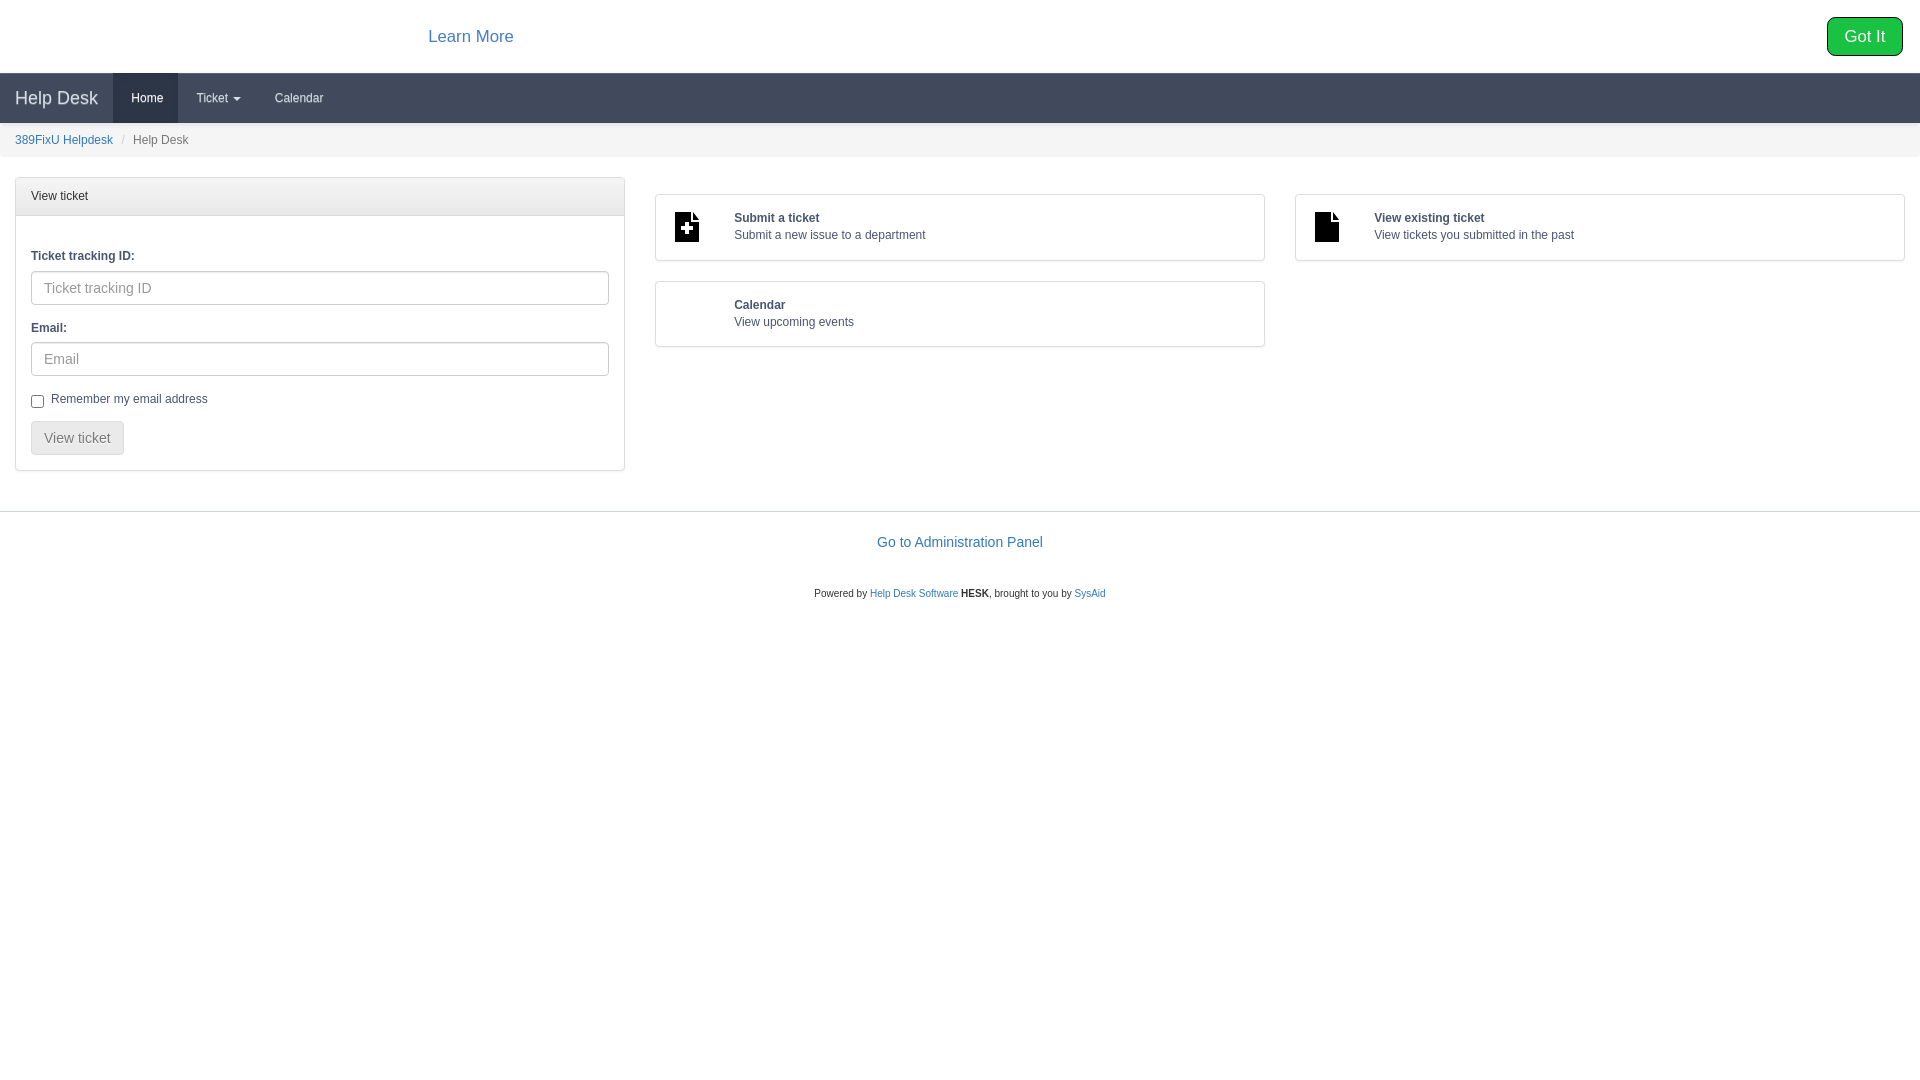  What do you see at coordinates (14, 138) in the screenshot?
I see `'389FixU Helpdesk'` at bounding box center [14, 138].